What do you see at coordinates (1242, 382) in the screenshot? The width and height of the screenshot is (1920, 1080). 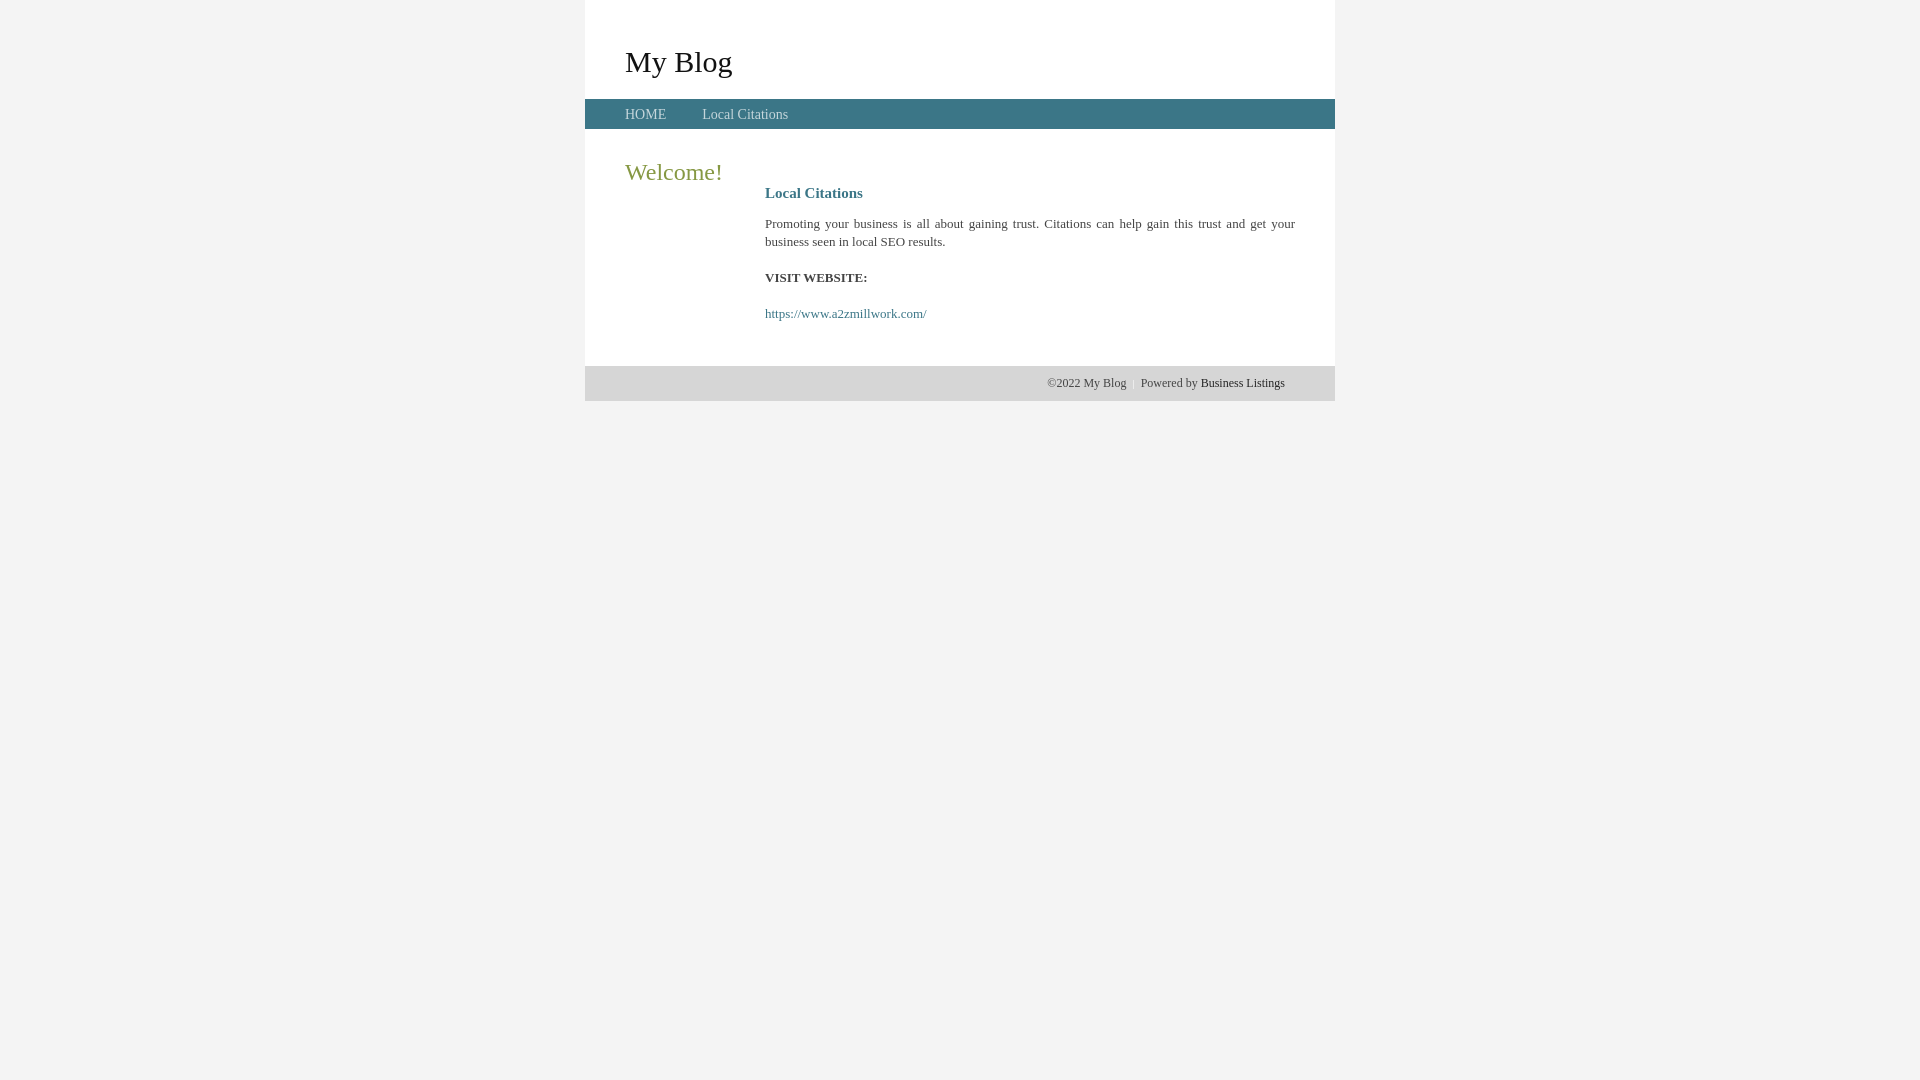 I see `'Business Listings'` at bounding box center [1242, 382].